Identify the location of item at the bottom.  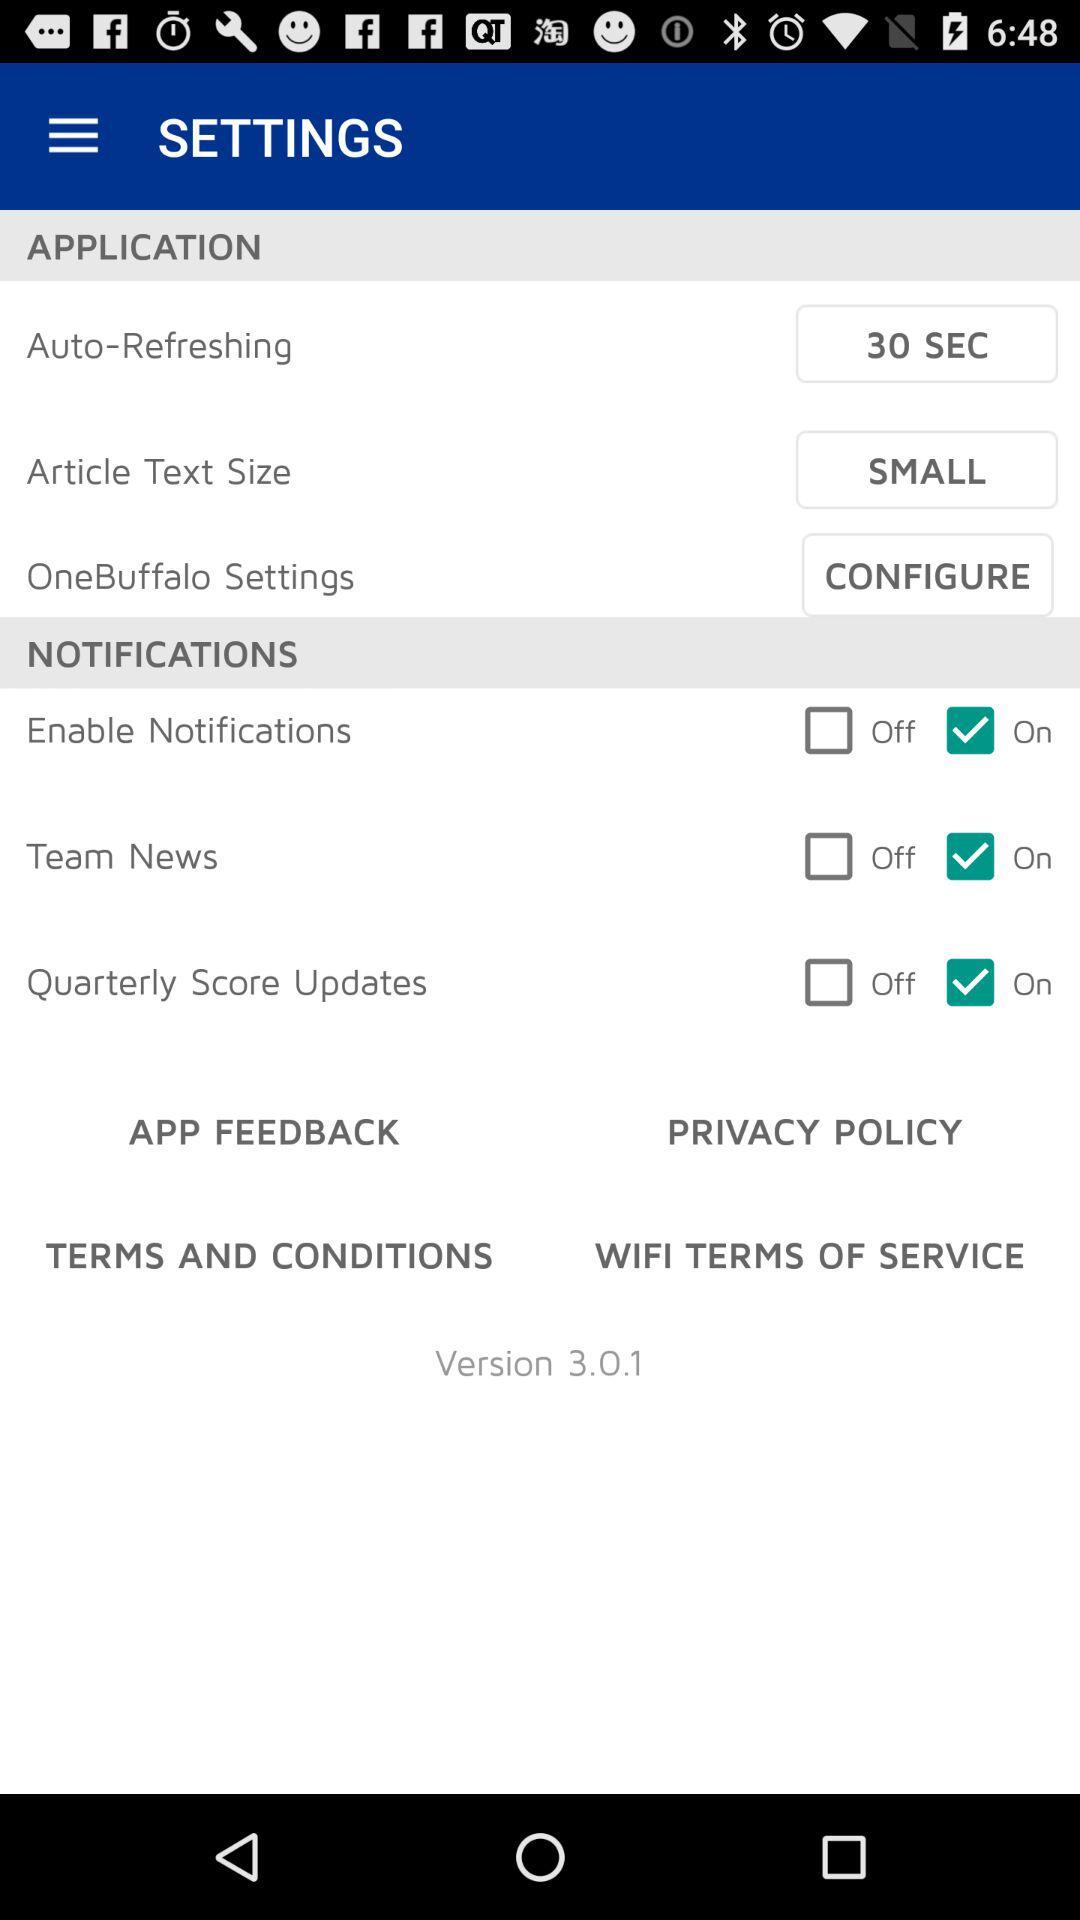
(538, 1360).